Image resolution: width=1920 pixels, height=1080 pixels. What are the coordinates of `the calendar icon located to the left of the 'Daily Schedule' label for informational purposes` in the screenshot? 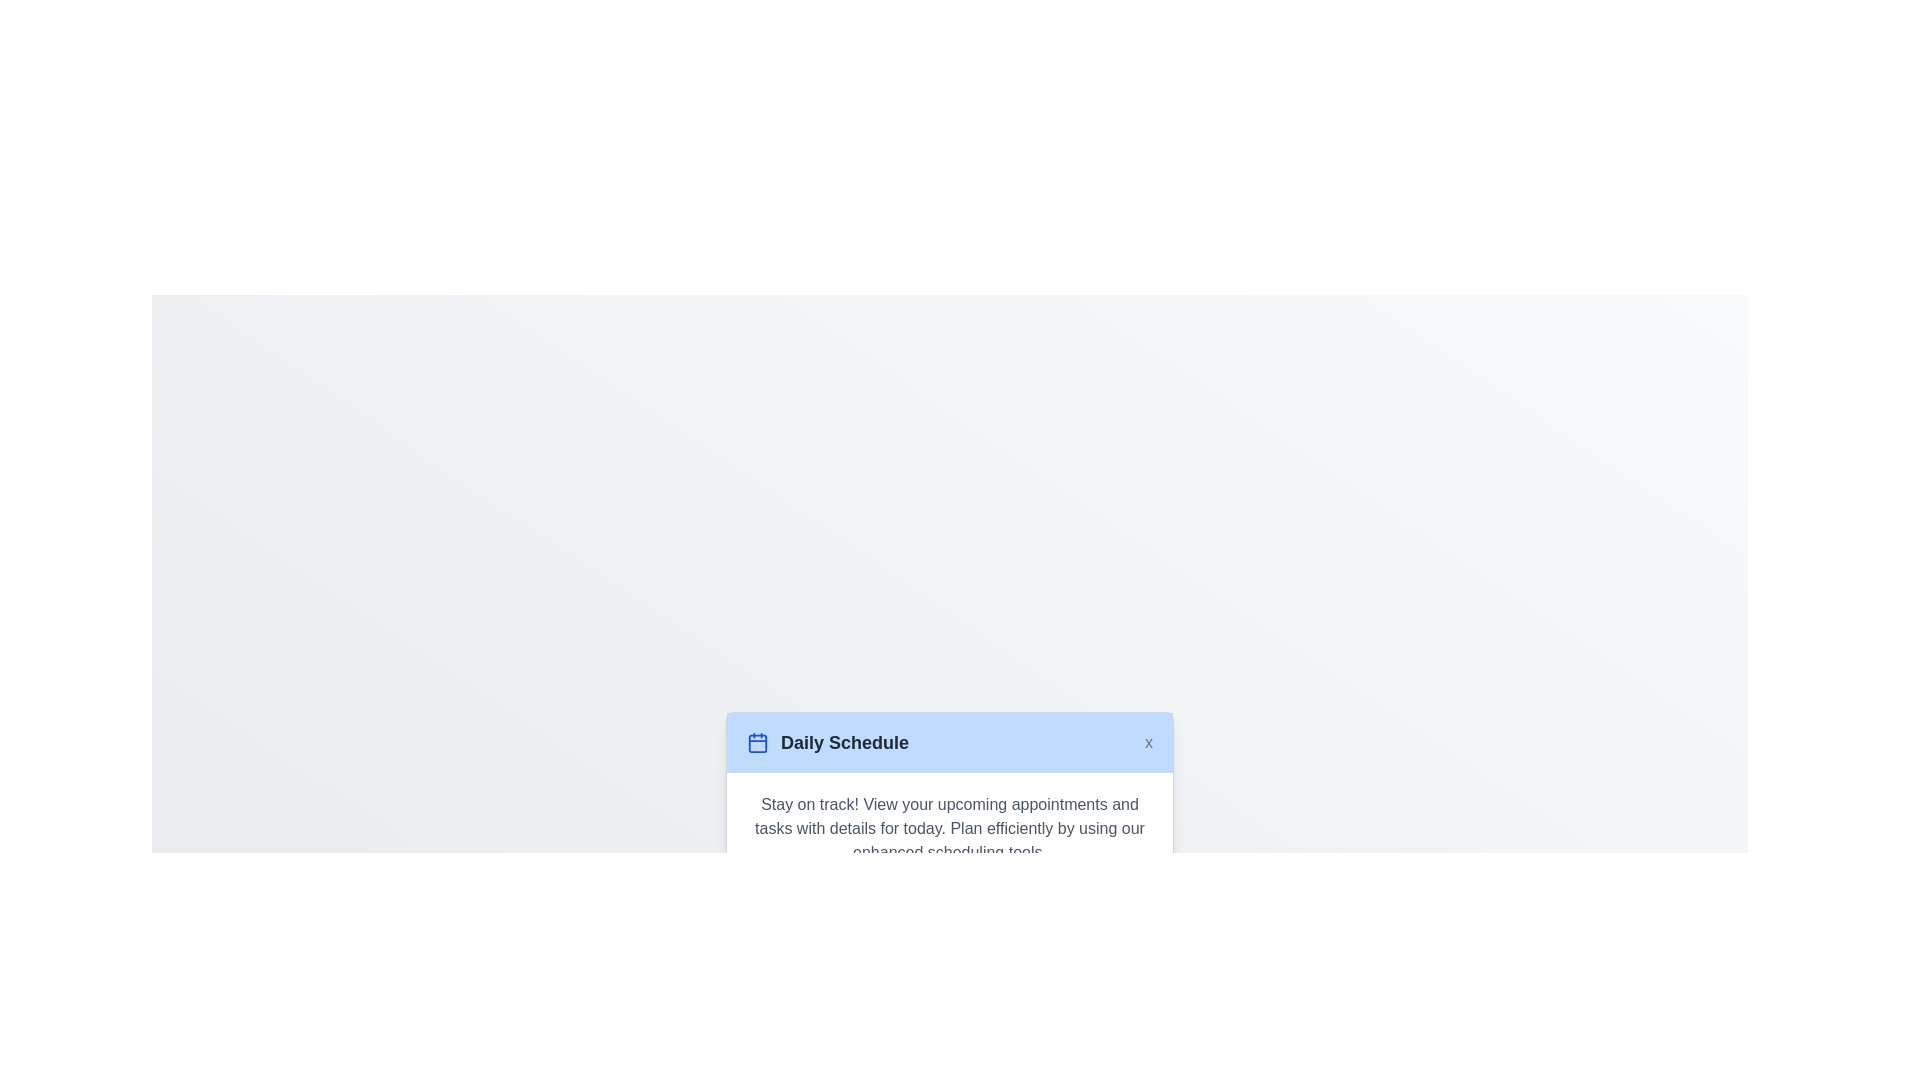 It's located at (757, 742).